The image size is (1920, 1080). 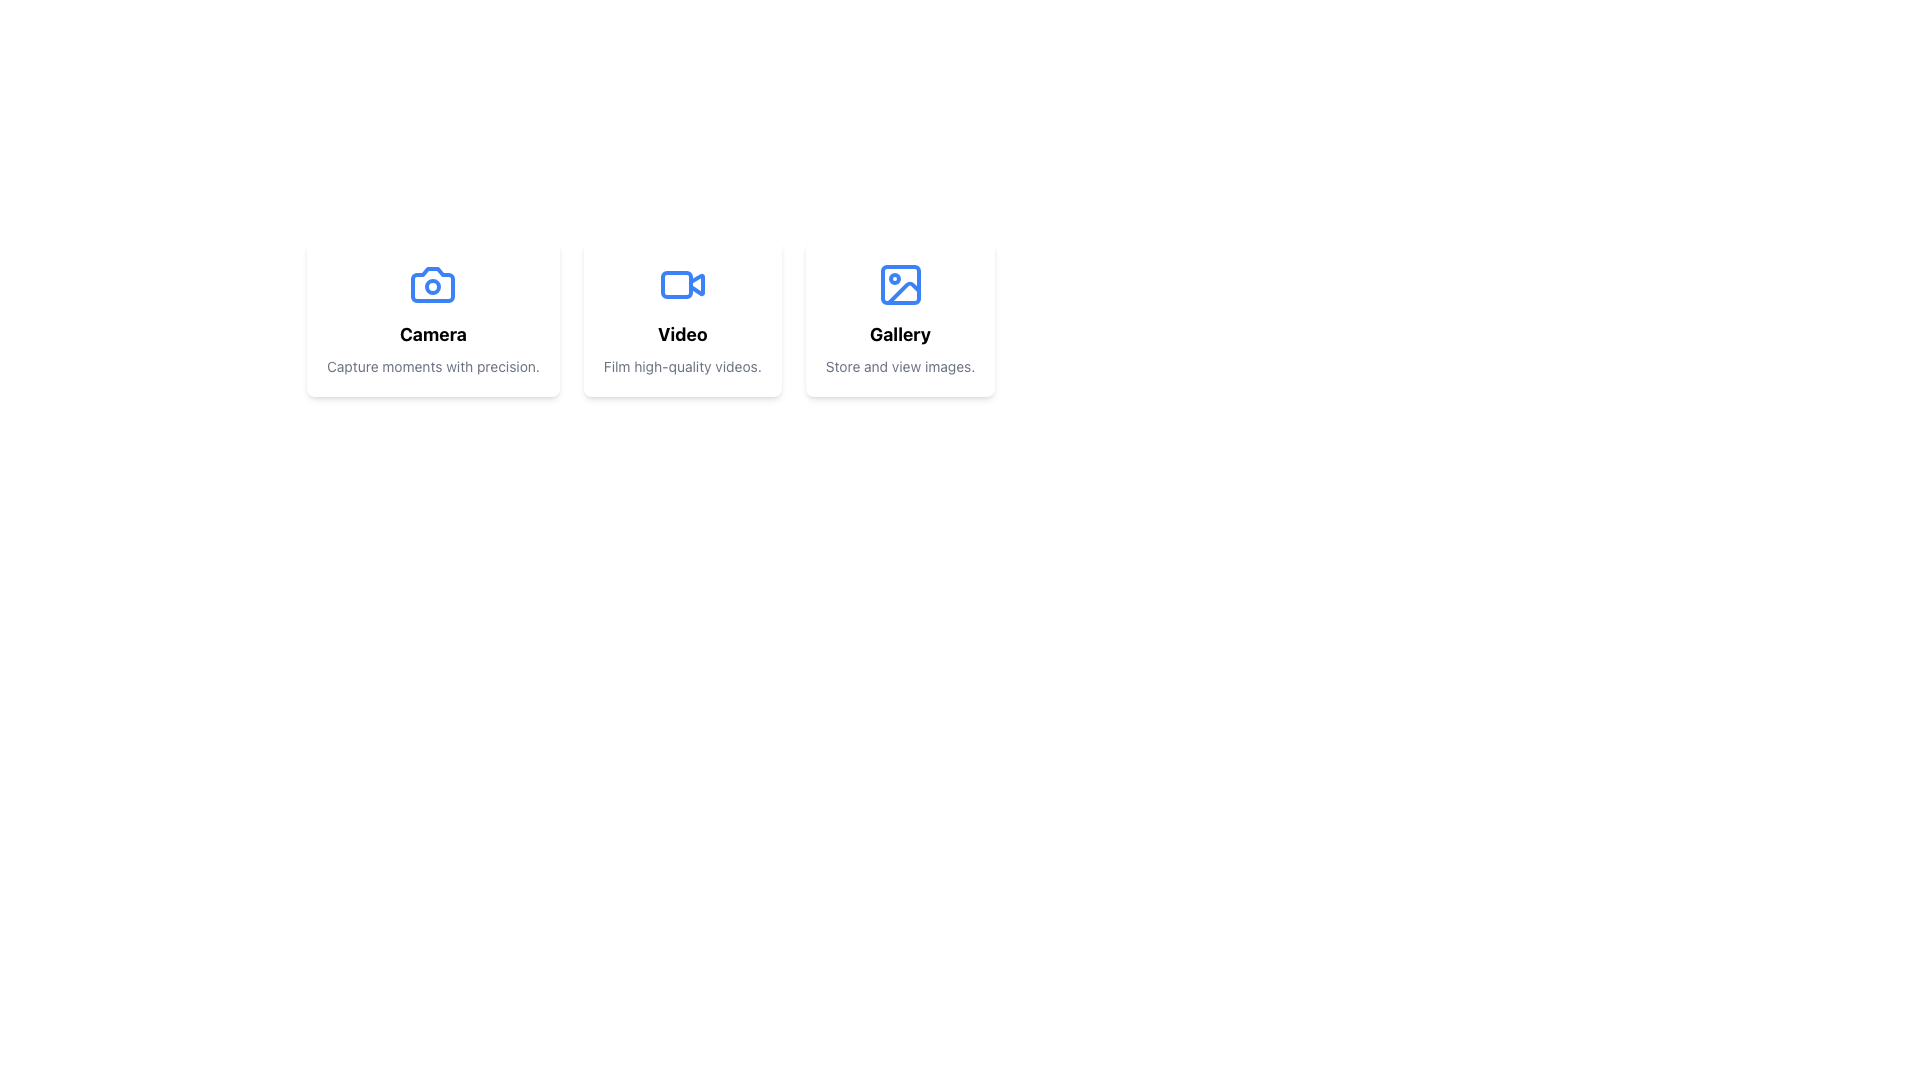 I want to click on the textual label that reads 'Capture moments with precision.' which is styled with a small font size and gray color, located within a white card labeled 'Camera', so click(x=432, y=366).